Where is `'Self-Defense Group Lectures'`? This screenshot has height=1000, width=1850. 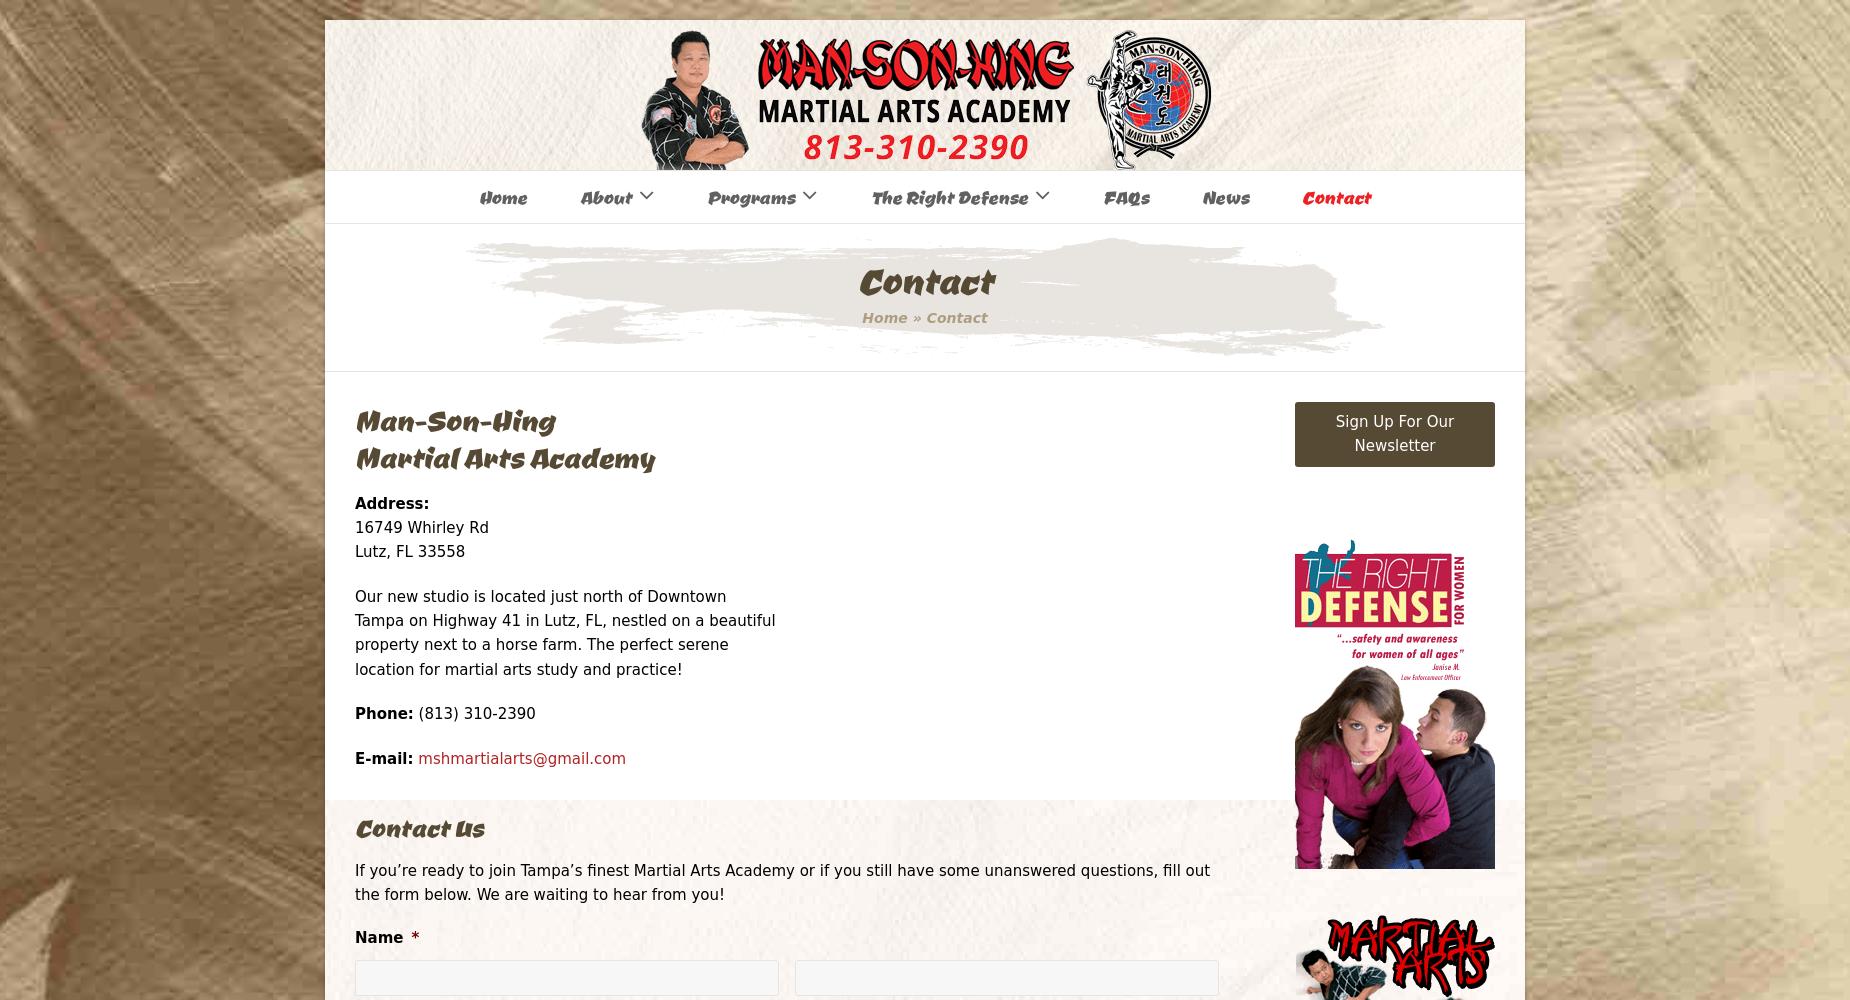
'Self-Defense Group Lectures' is located at coordinates (695, 355).